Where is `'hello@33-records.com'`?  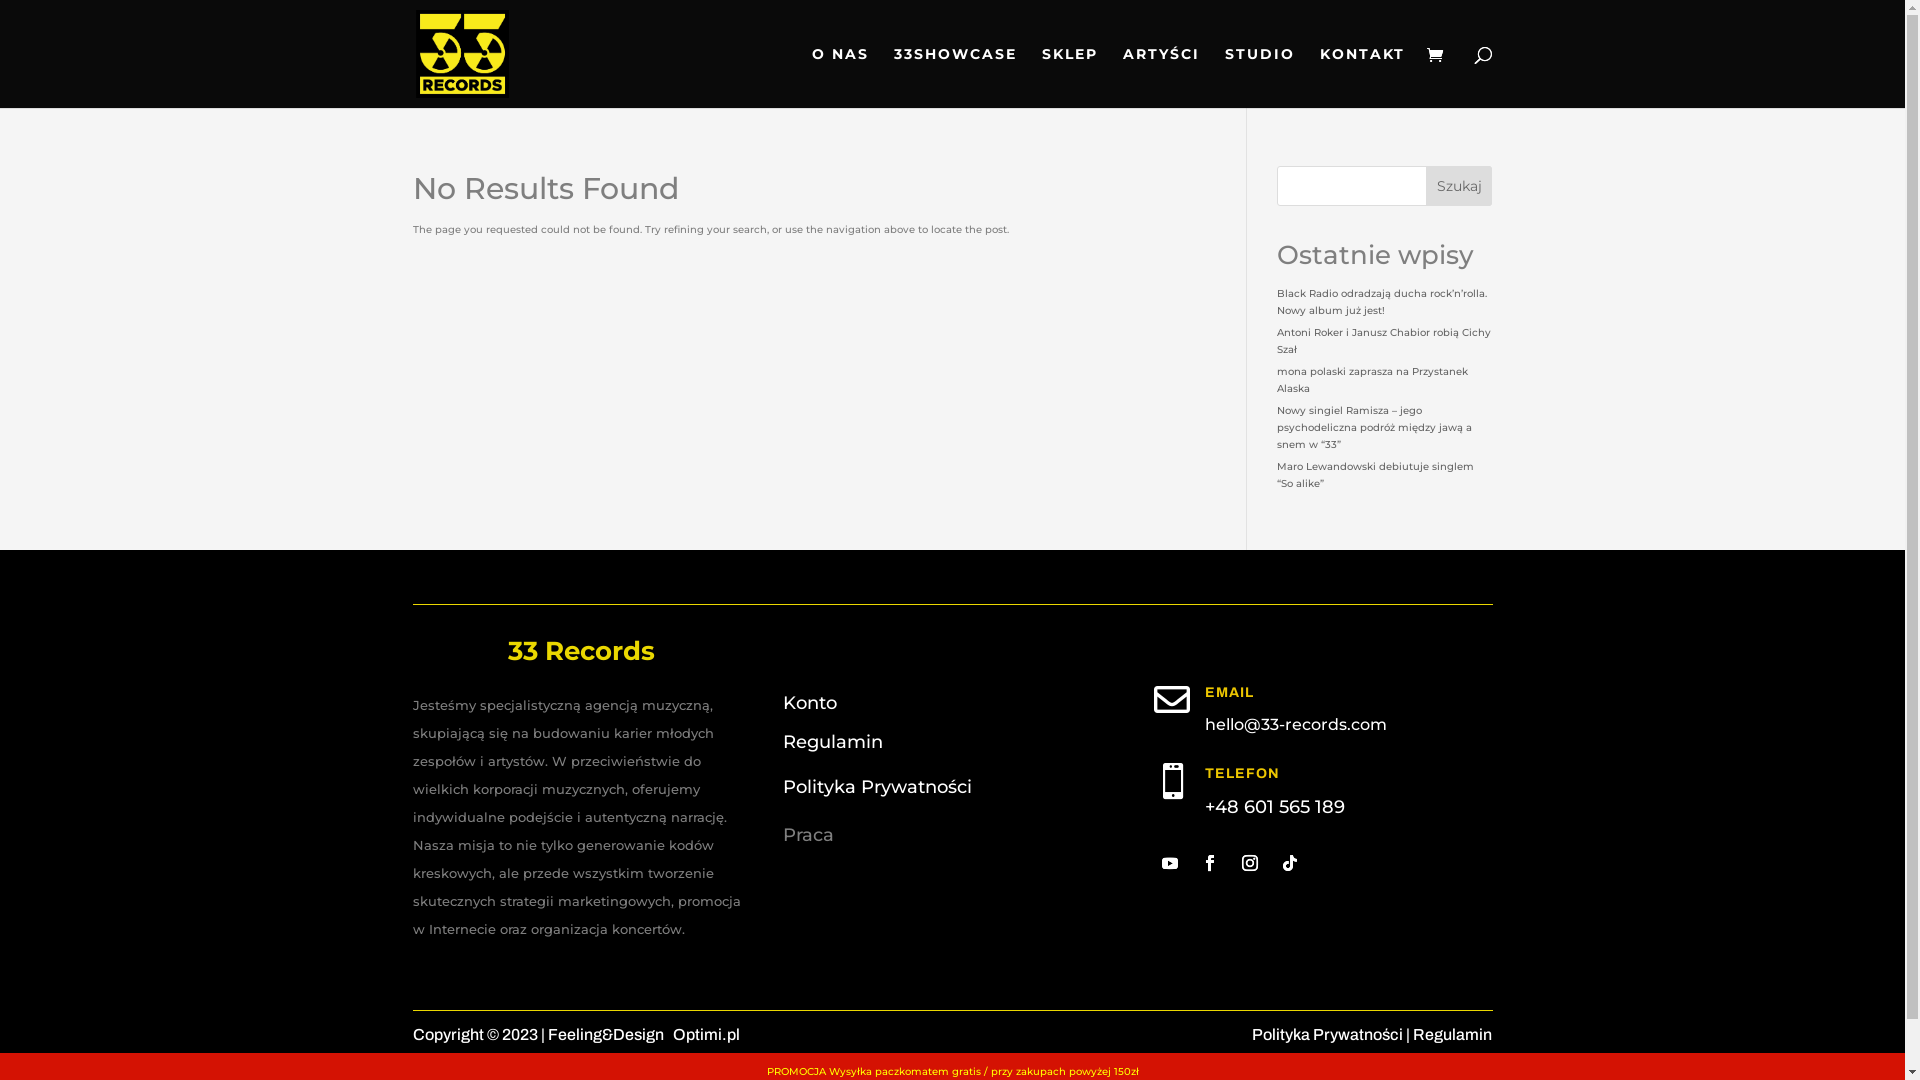 'hello@33-records.com' is located at coordinates (1296, 724).